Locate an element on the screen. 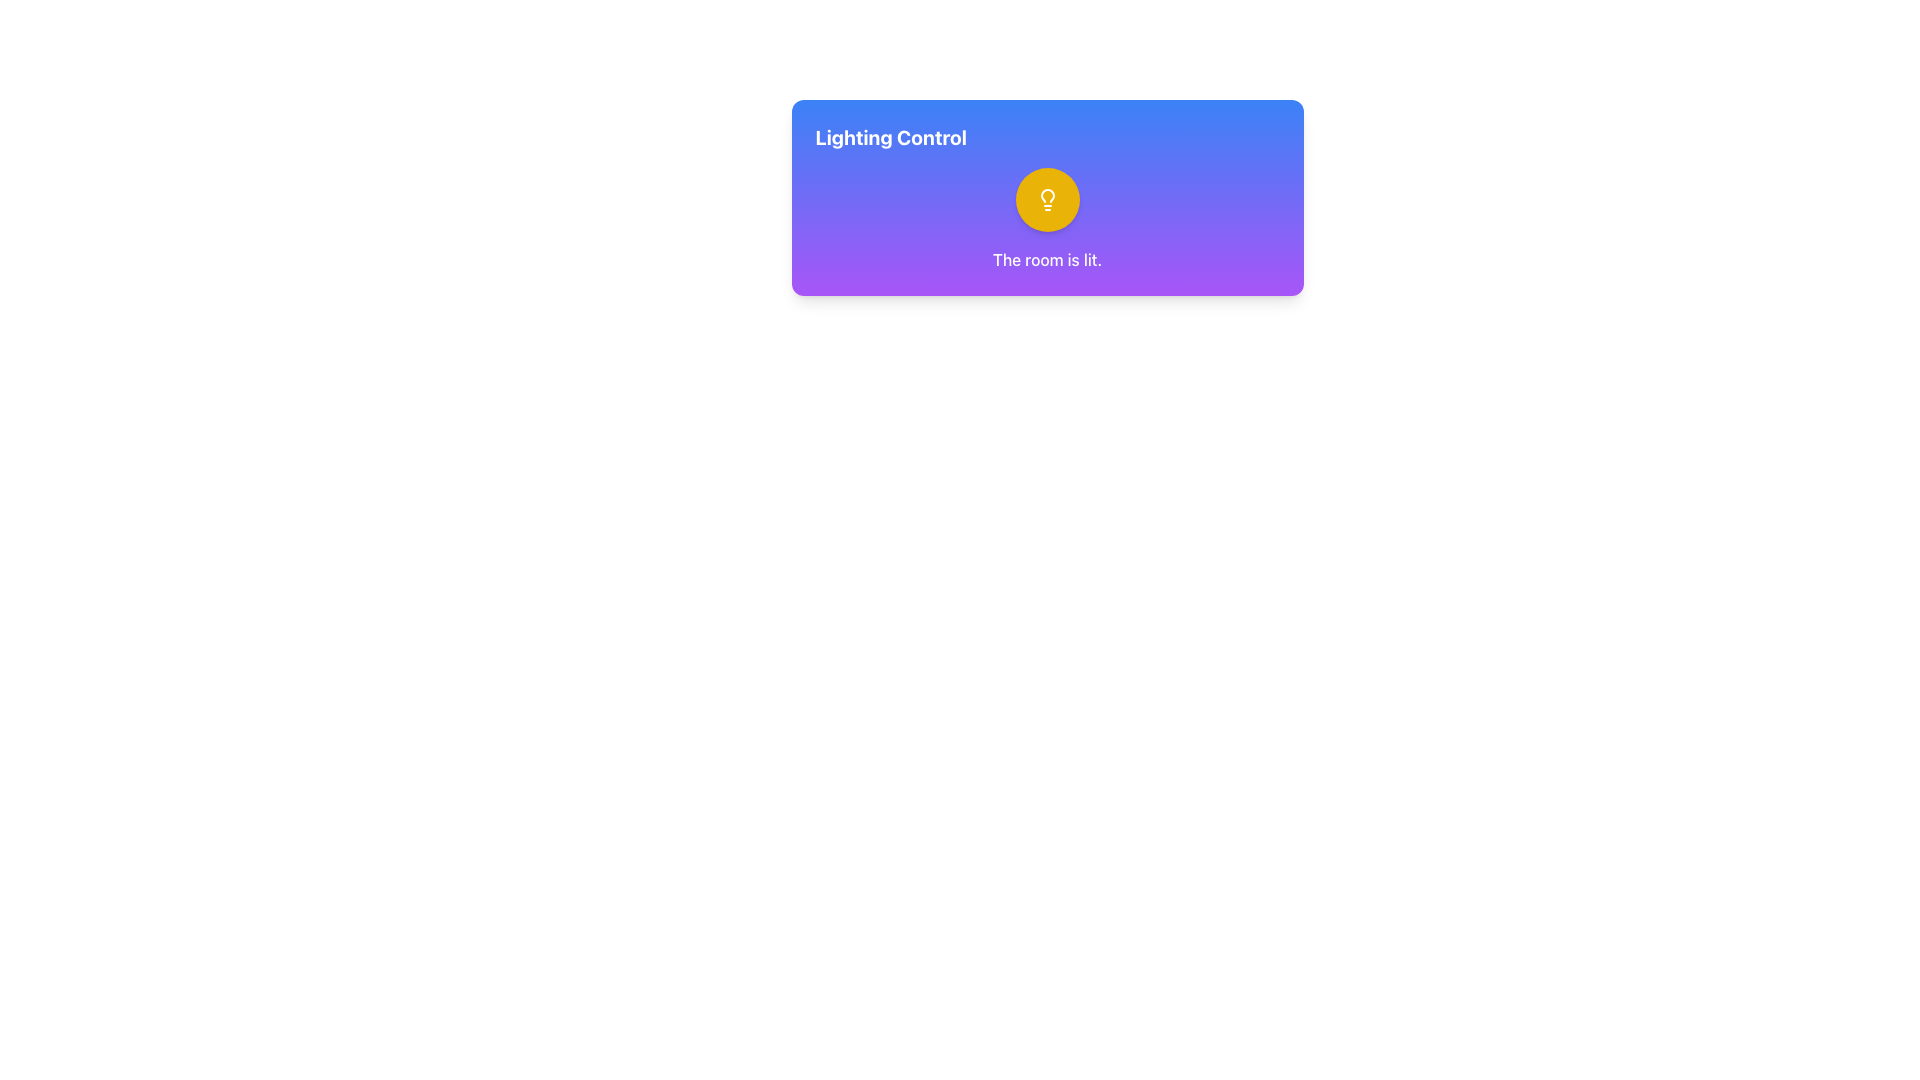  the static text label indicating the current state of the lighting in the room, located at the bottom of the 'Lighting Control' card with a gradient background is located at coordinates (1046, 258).